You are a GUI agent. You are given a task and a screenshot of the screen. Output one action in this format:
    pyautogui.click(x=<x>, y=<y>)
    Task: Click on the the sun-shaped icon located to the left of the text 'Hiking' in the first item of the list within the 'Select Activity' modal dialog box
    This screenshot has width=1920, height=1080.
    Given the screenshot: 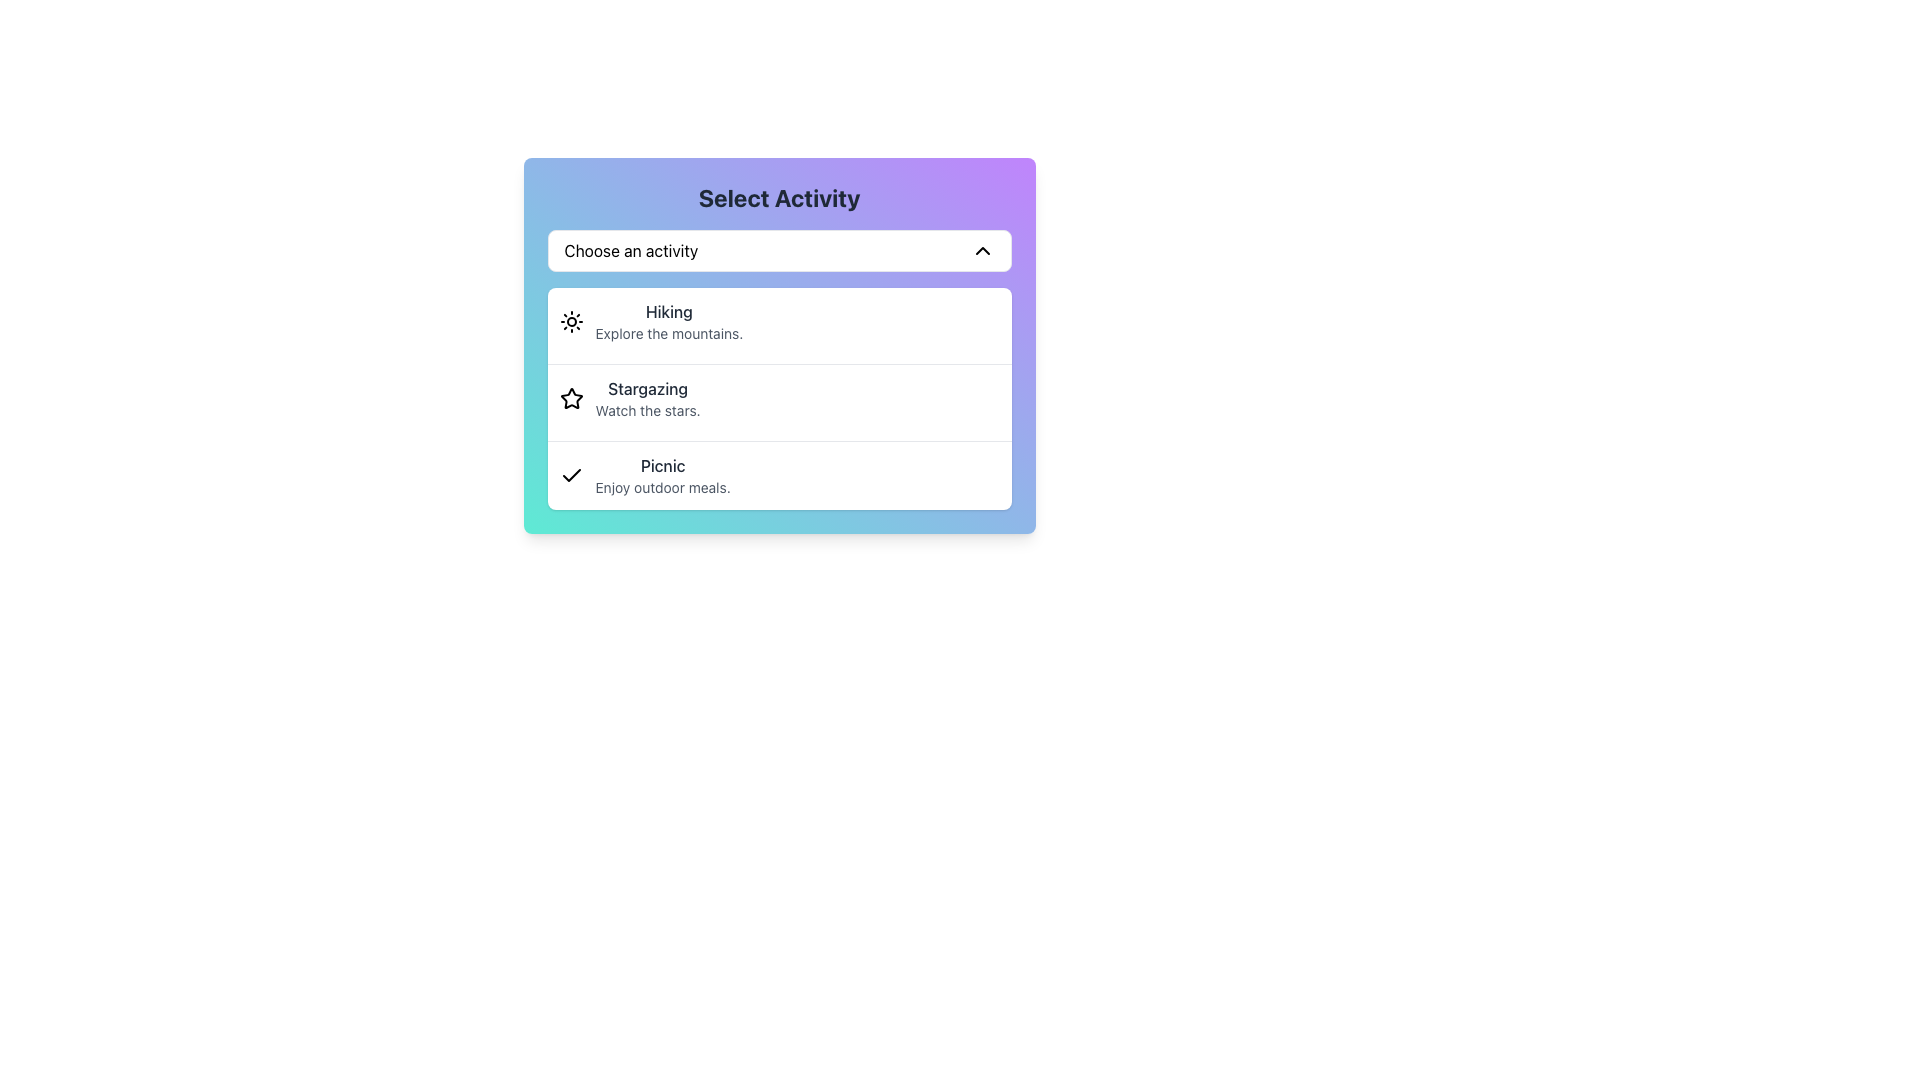 What is the action you would take?
    pyautogui.click(x=570, y=320)
    